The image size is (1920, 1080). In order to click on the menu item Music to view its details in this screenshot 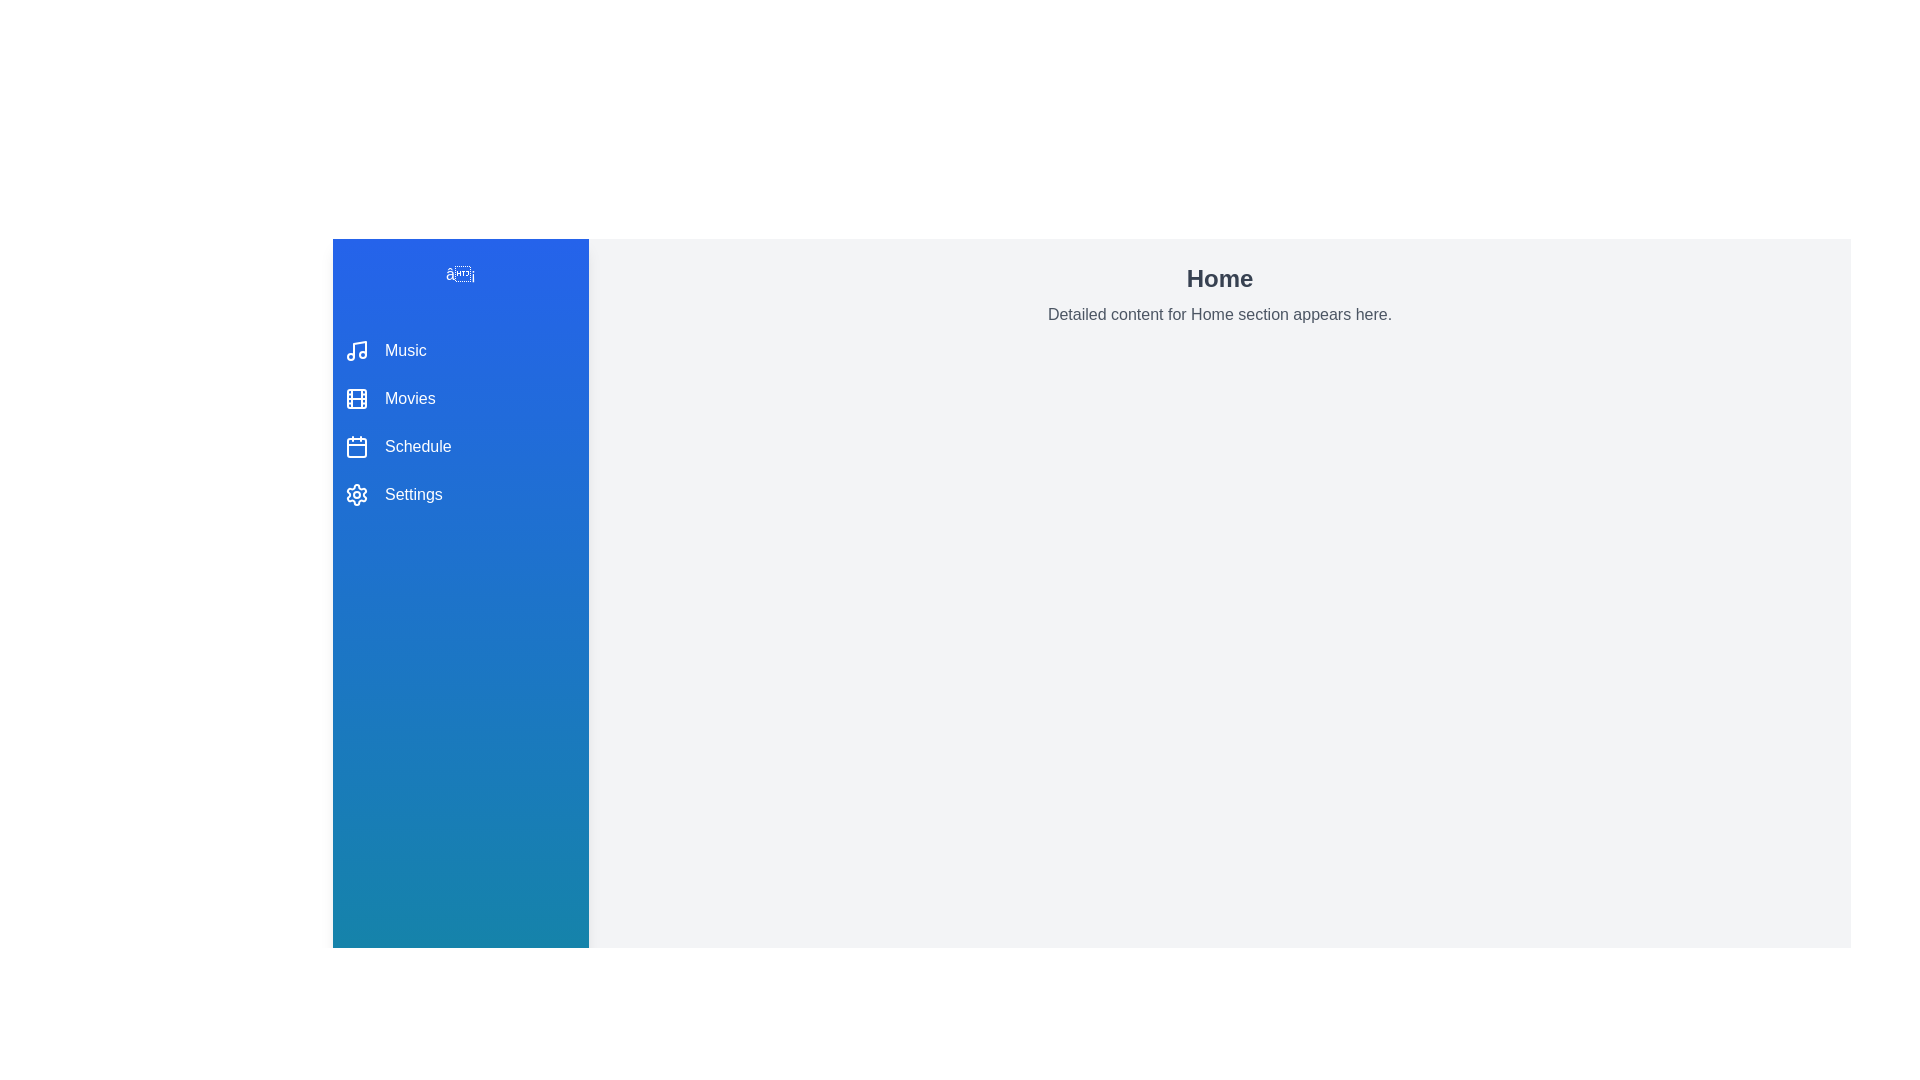, I will do `click(459, 350)`.